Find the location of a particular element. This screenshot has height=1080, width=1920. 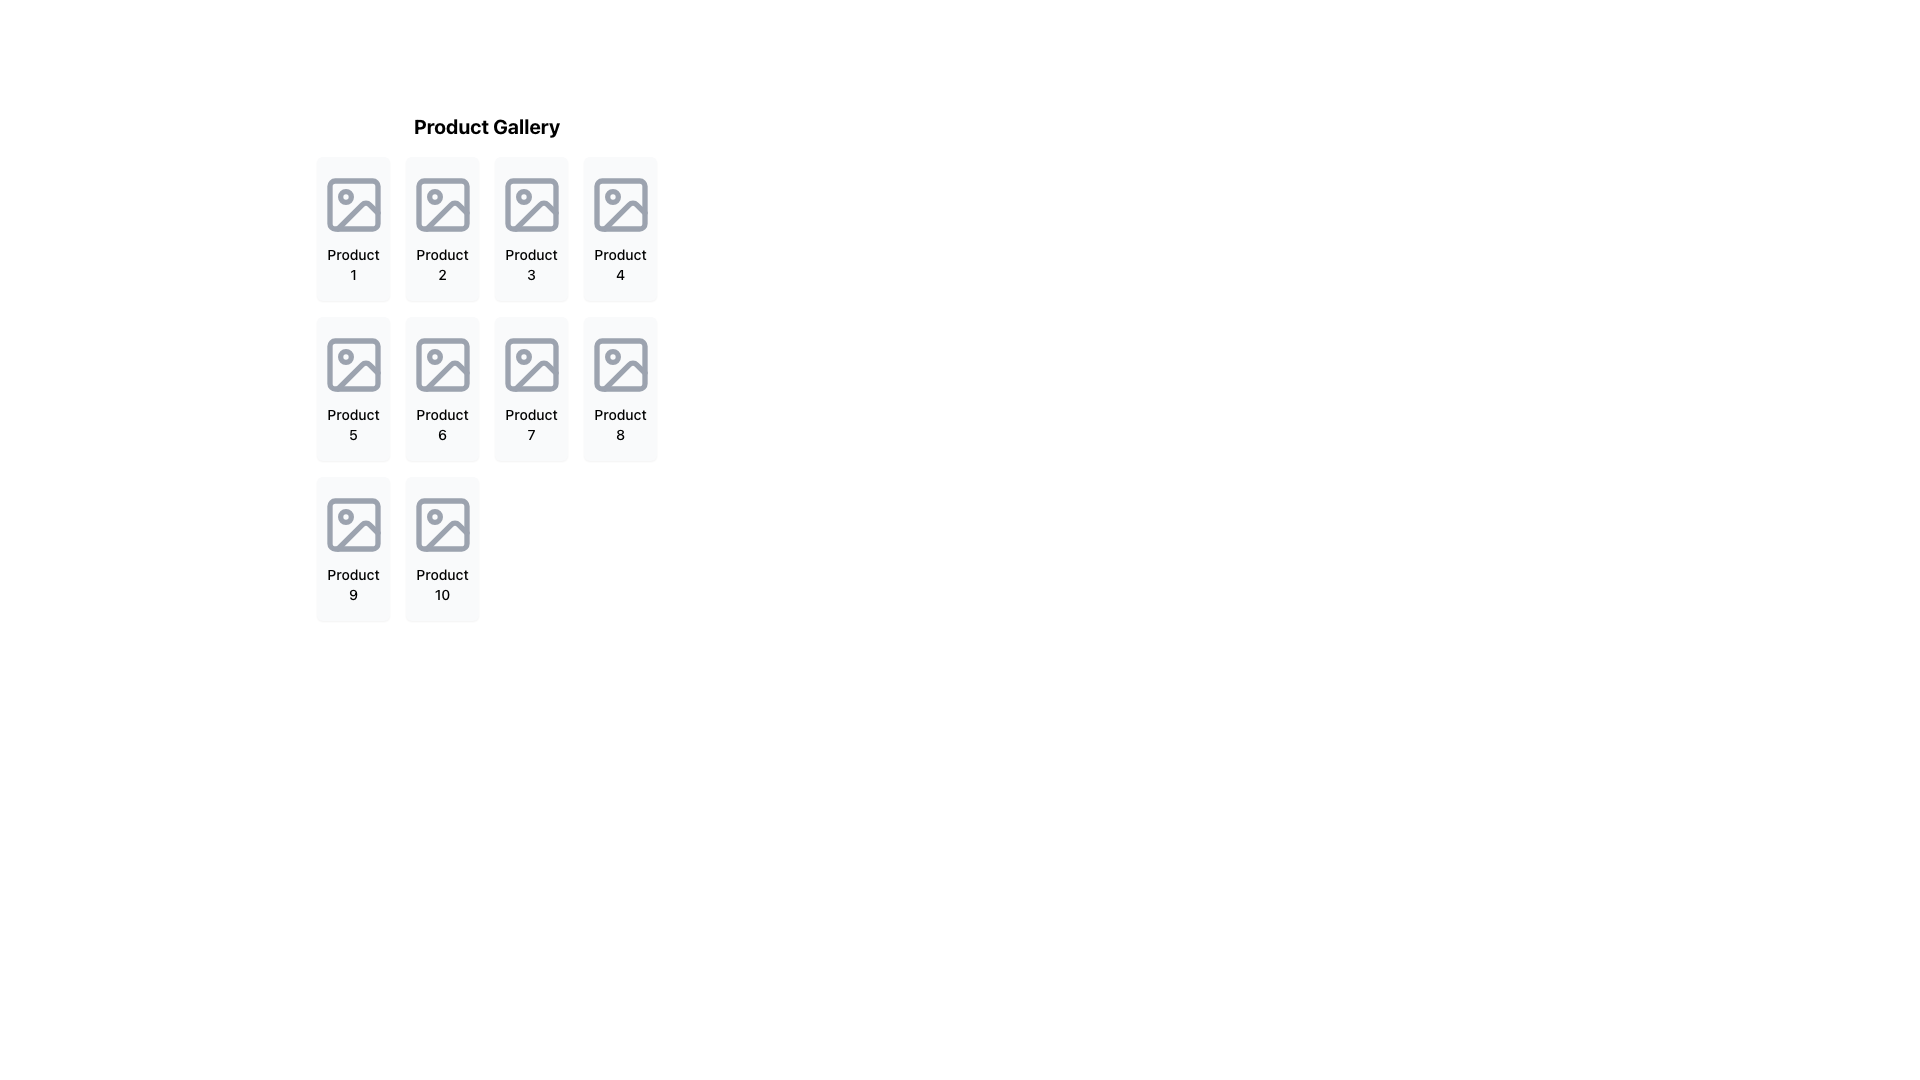

the Image Icon representing 'Product 8' located in the second row and fourth column of the 'Product Gallery' grid layout is located at coordinates (619, 365).